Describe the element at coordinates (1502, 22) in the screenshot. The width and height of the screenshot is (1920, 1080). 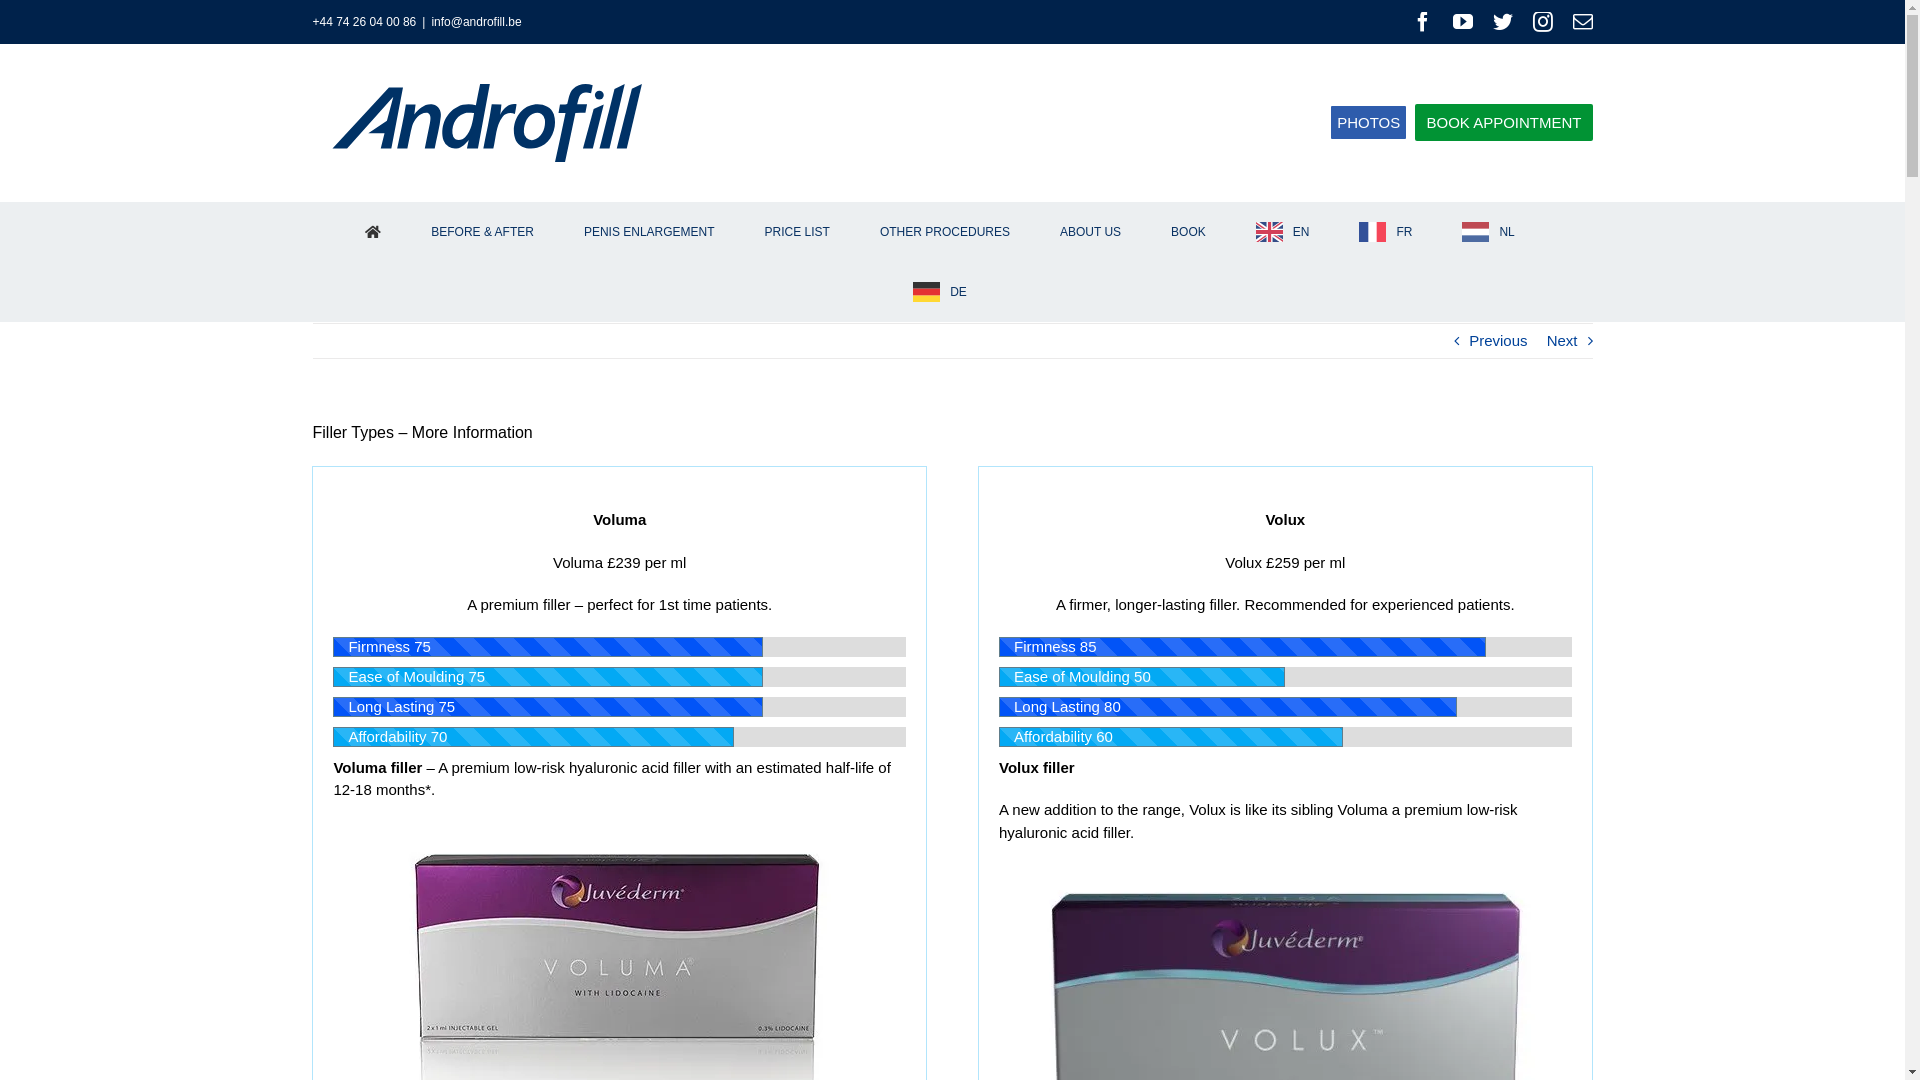
I see `'Twitter'` at that location.